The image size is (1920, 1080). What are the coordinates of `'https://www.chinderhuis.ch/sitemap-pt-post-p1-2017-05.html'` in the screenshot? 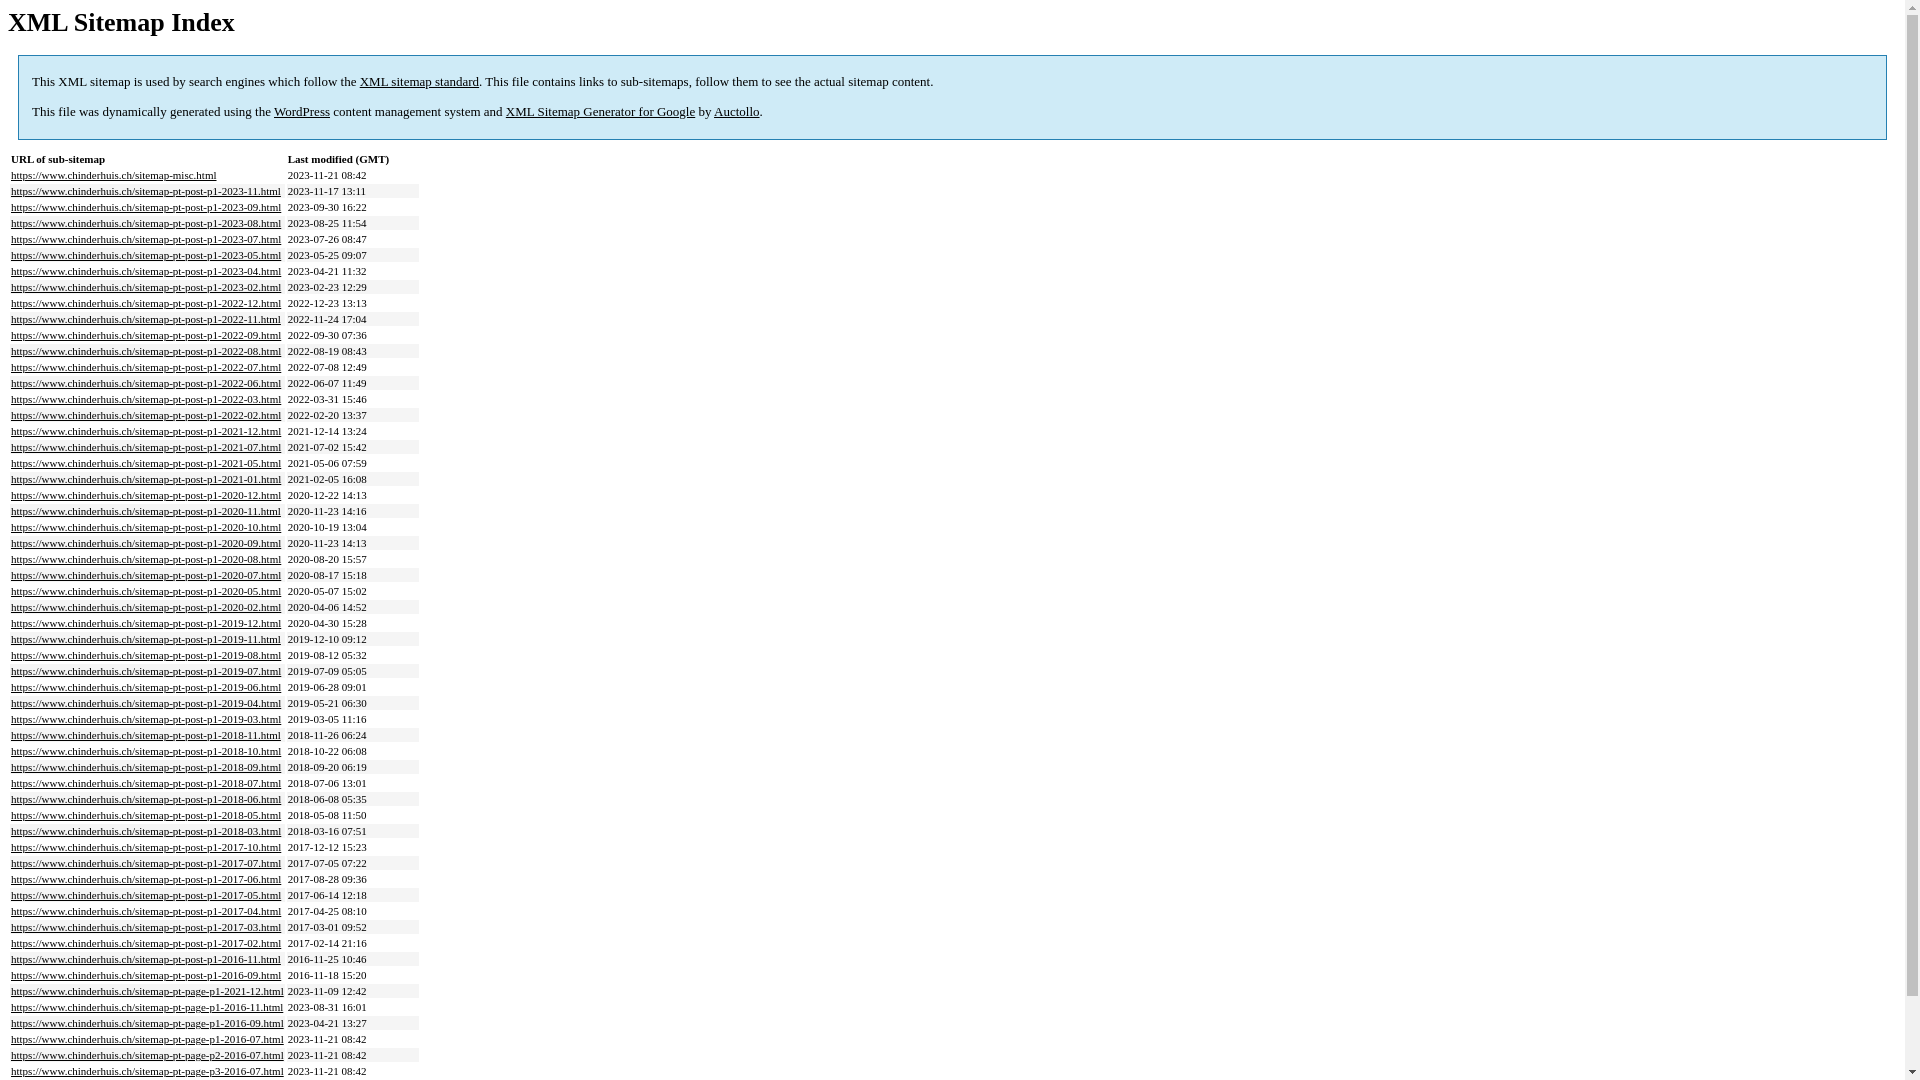 It's located at (144, 893).